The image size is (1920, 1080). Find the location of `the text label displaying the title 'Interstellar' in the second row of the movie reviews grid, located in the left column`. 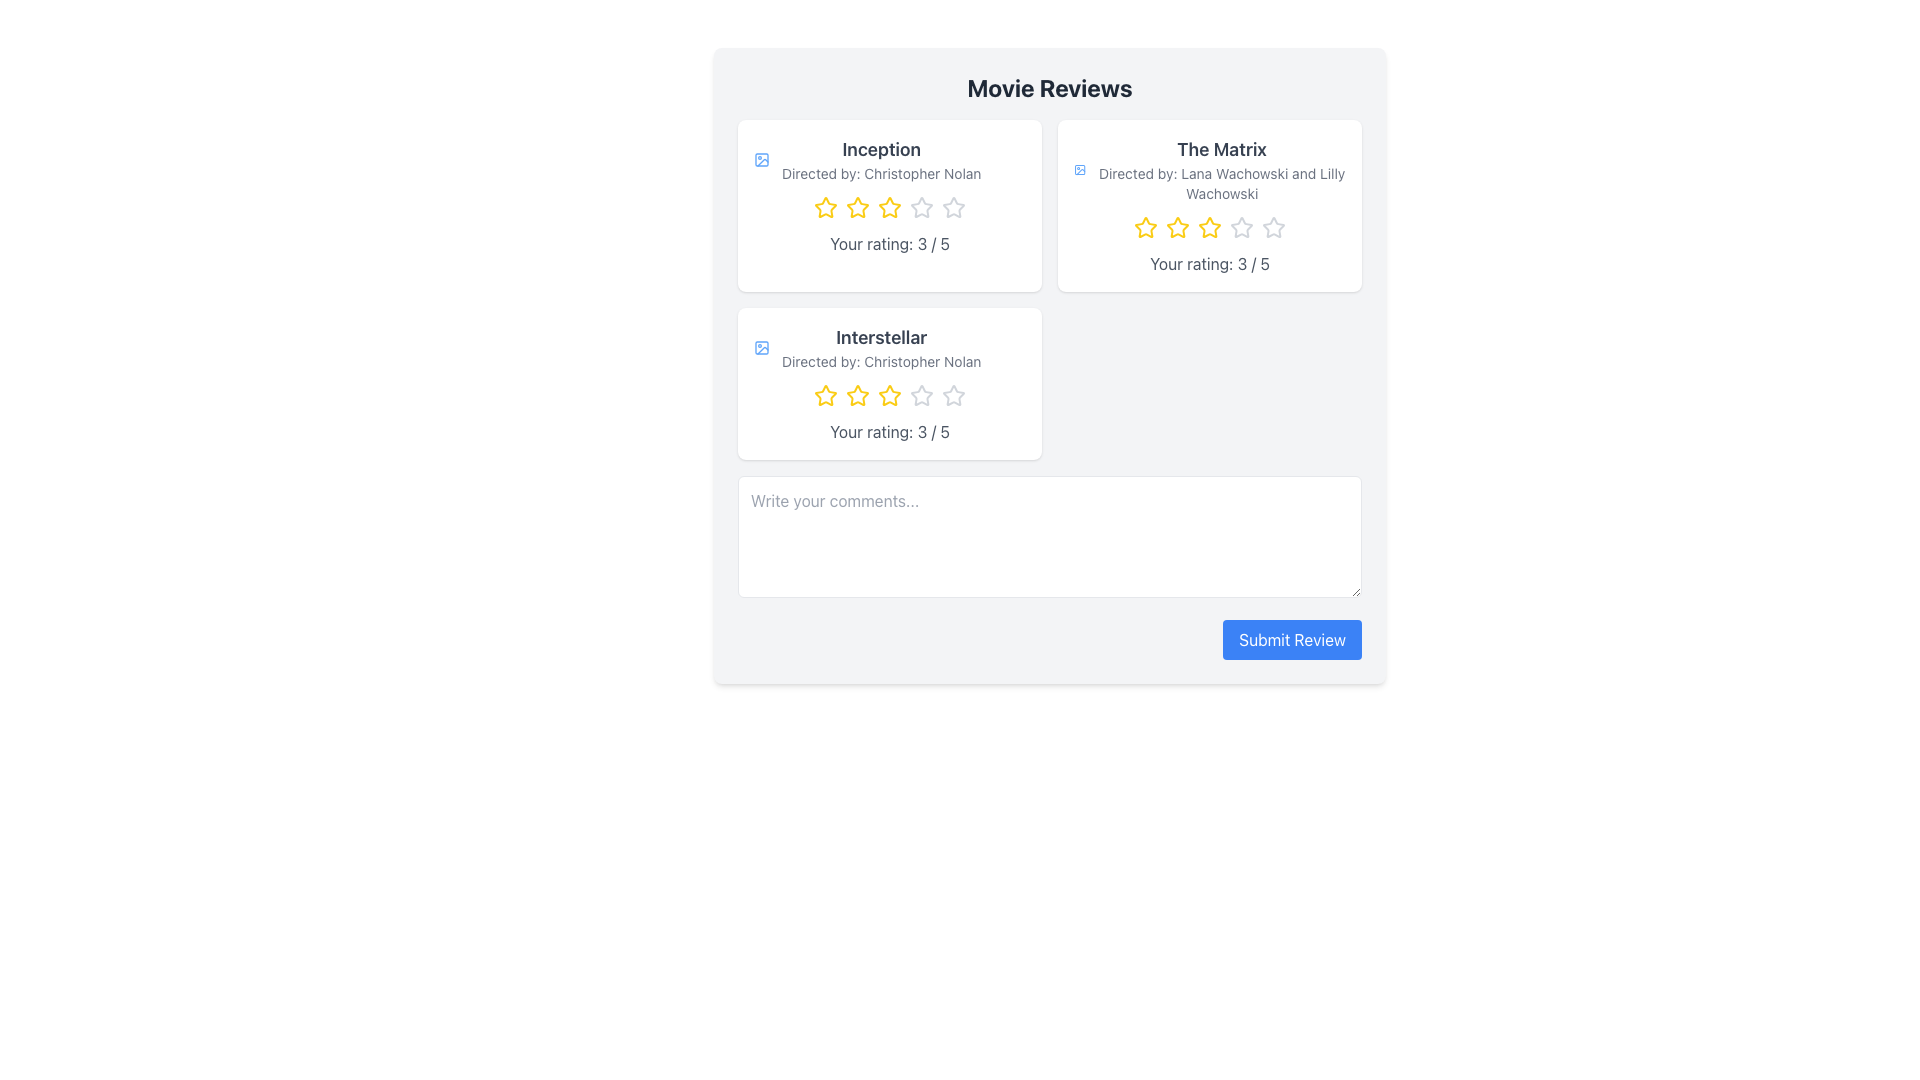

the text label displaying the title 'Interstellar' in the second row of the movie reviews grid, located in the left column is located at coordinates (880, 337).